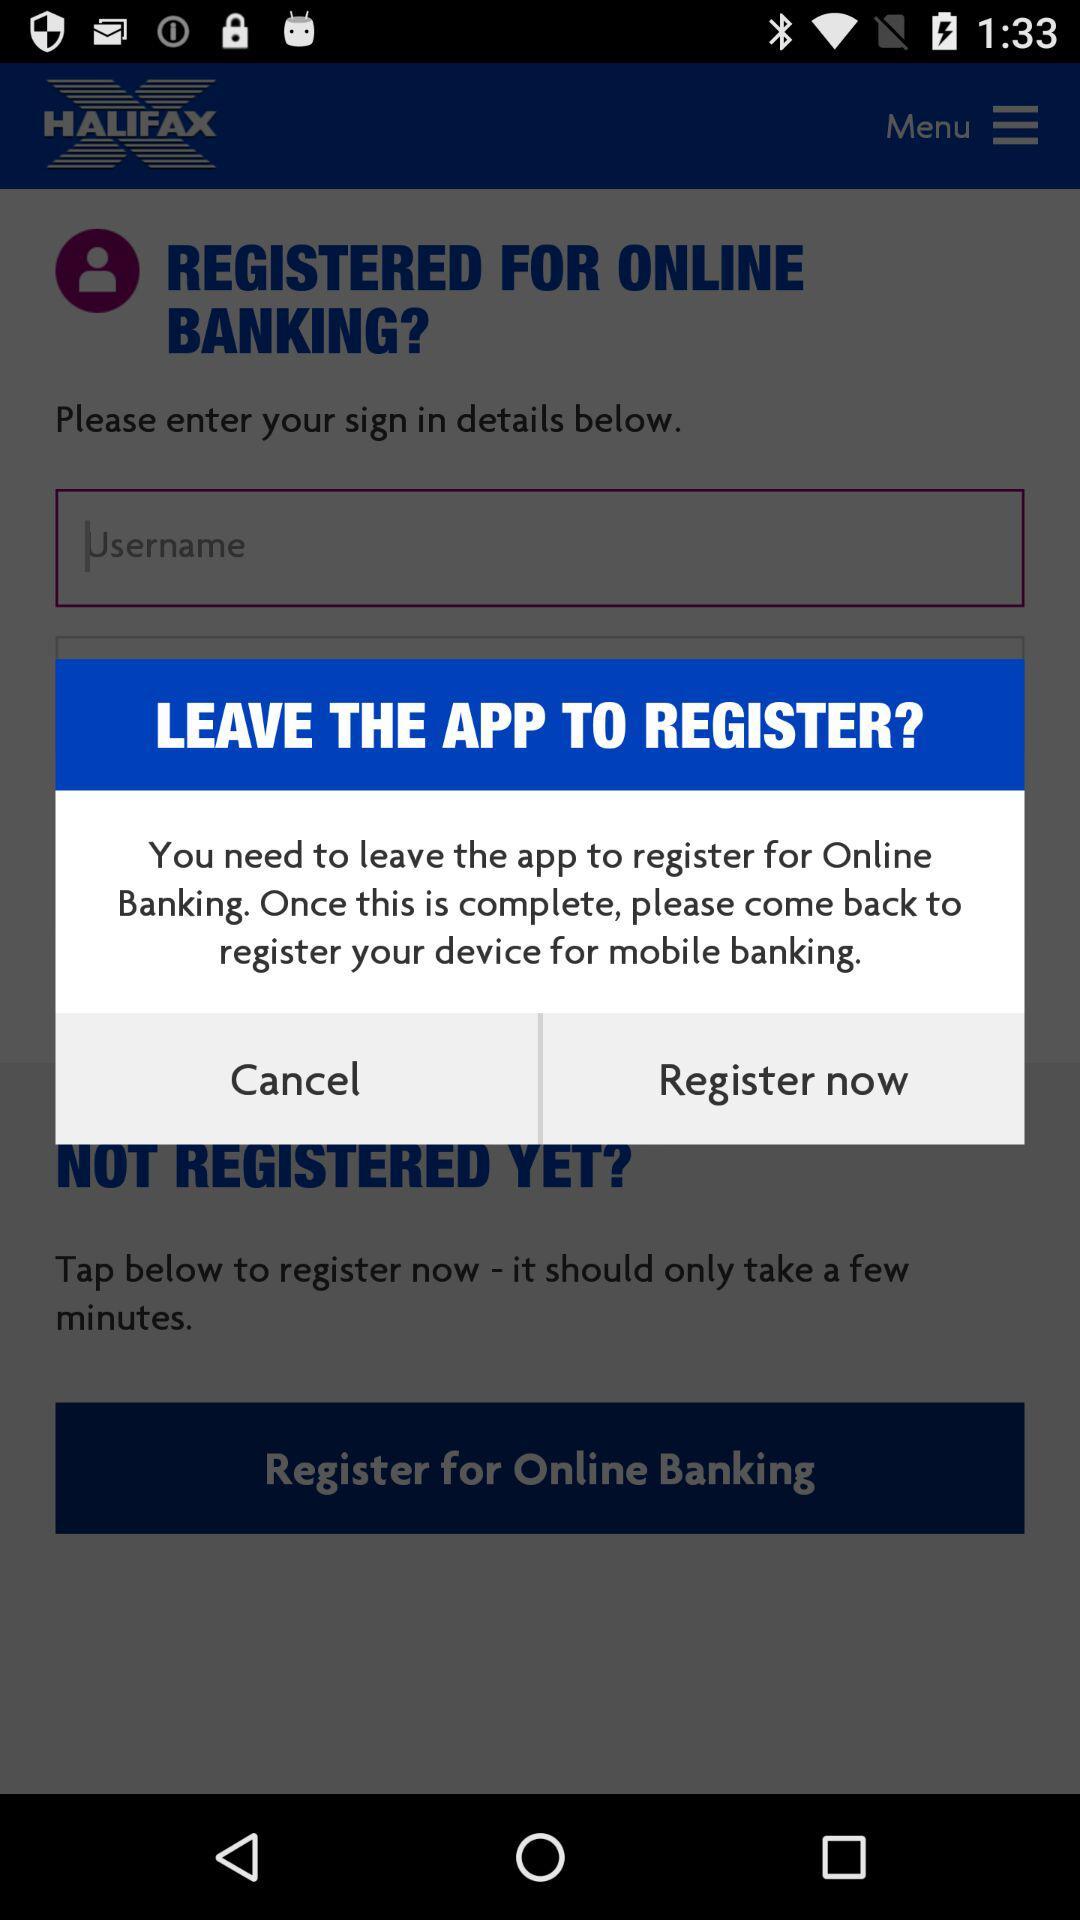  Describe the element at coordinates (782, 1077) in the screenshot. I see `register now on the right` at that location.